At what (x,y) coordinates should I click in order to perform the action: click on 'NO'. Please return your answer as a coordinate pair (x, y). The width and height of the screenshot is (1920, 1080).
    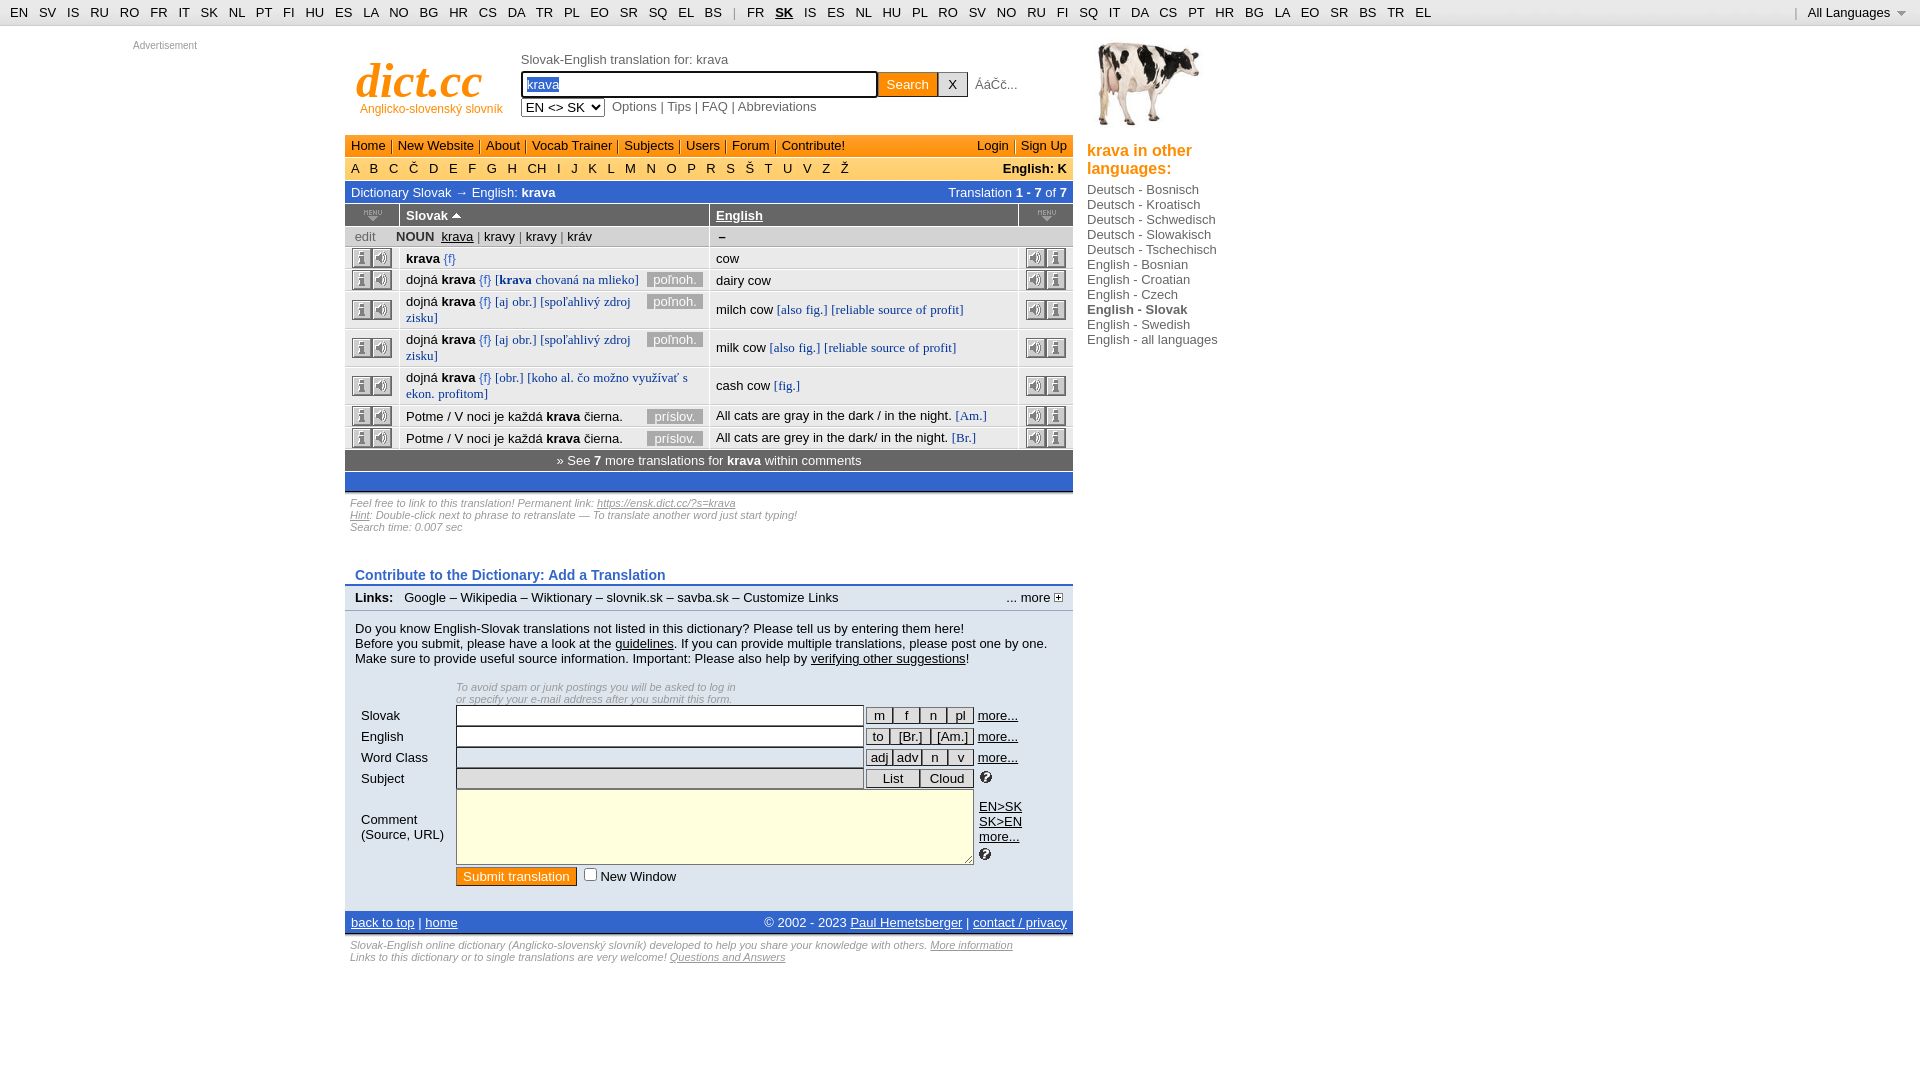
    Looking at the image, I should click on (1007, 12).